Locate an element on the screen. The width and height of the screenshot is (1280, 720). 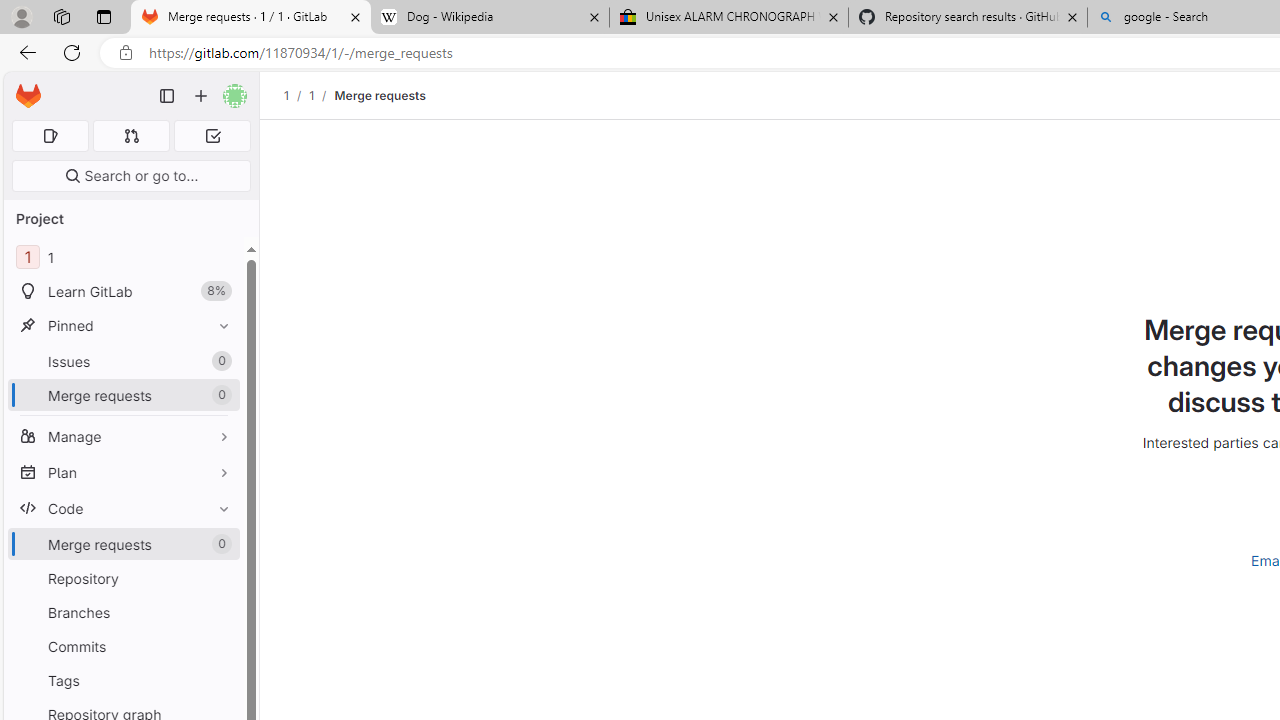
'Learn GitLab 8%' is located at coordinates (123, 291).